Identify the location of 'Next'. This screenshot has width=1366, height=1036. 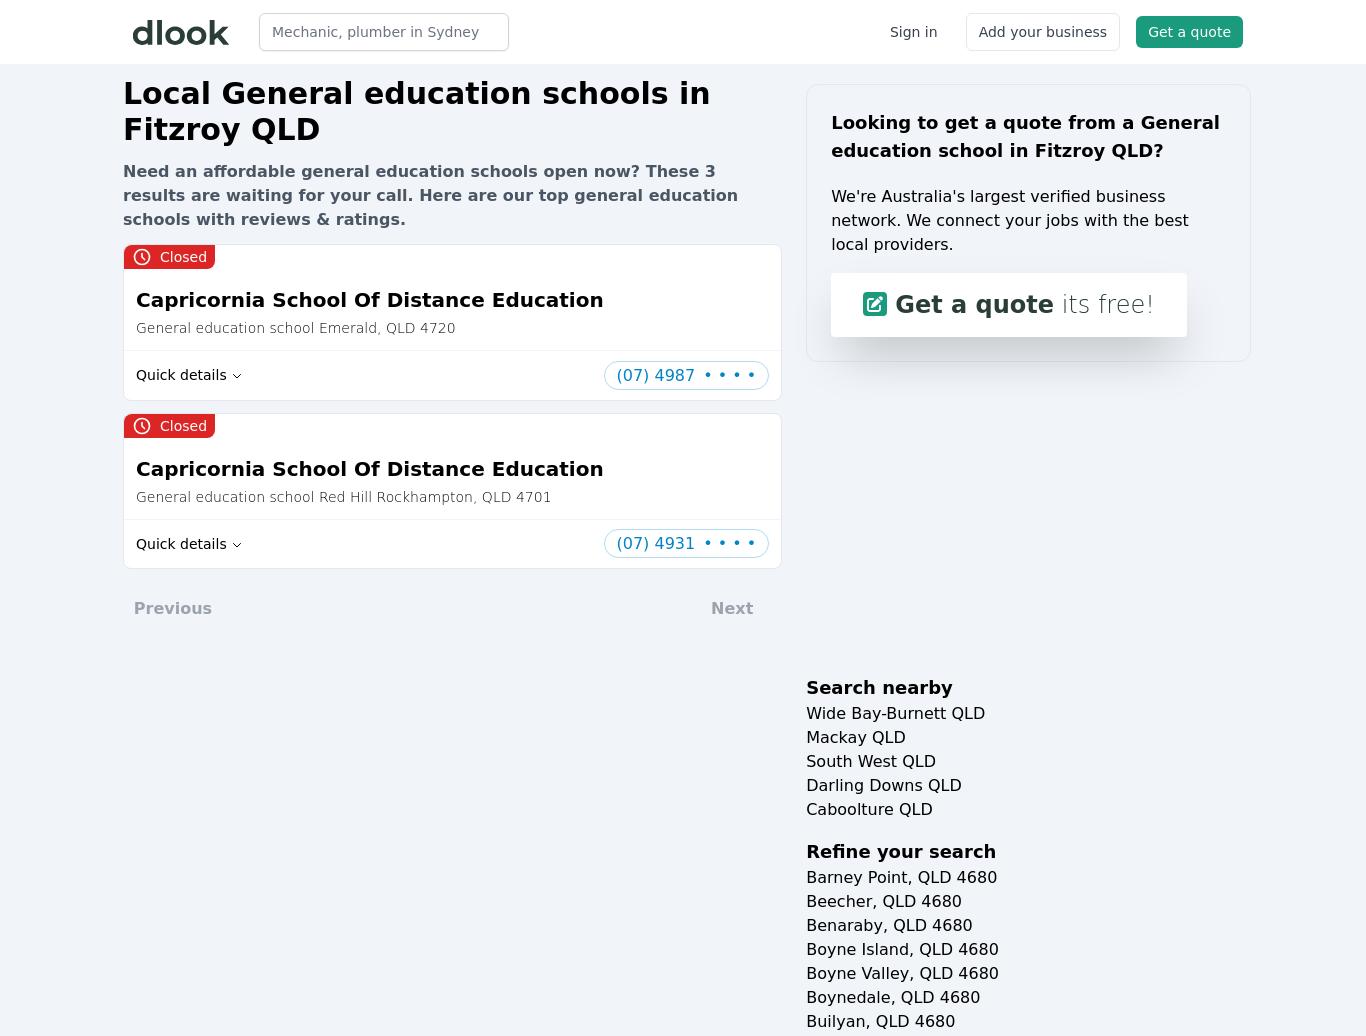
(711, 608).